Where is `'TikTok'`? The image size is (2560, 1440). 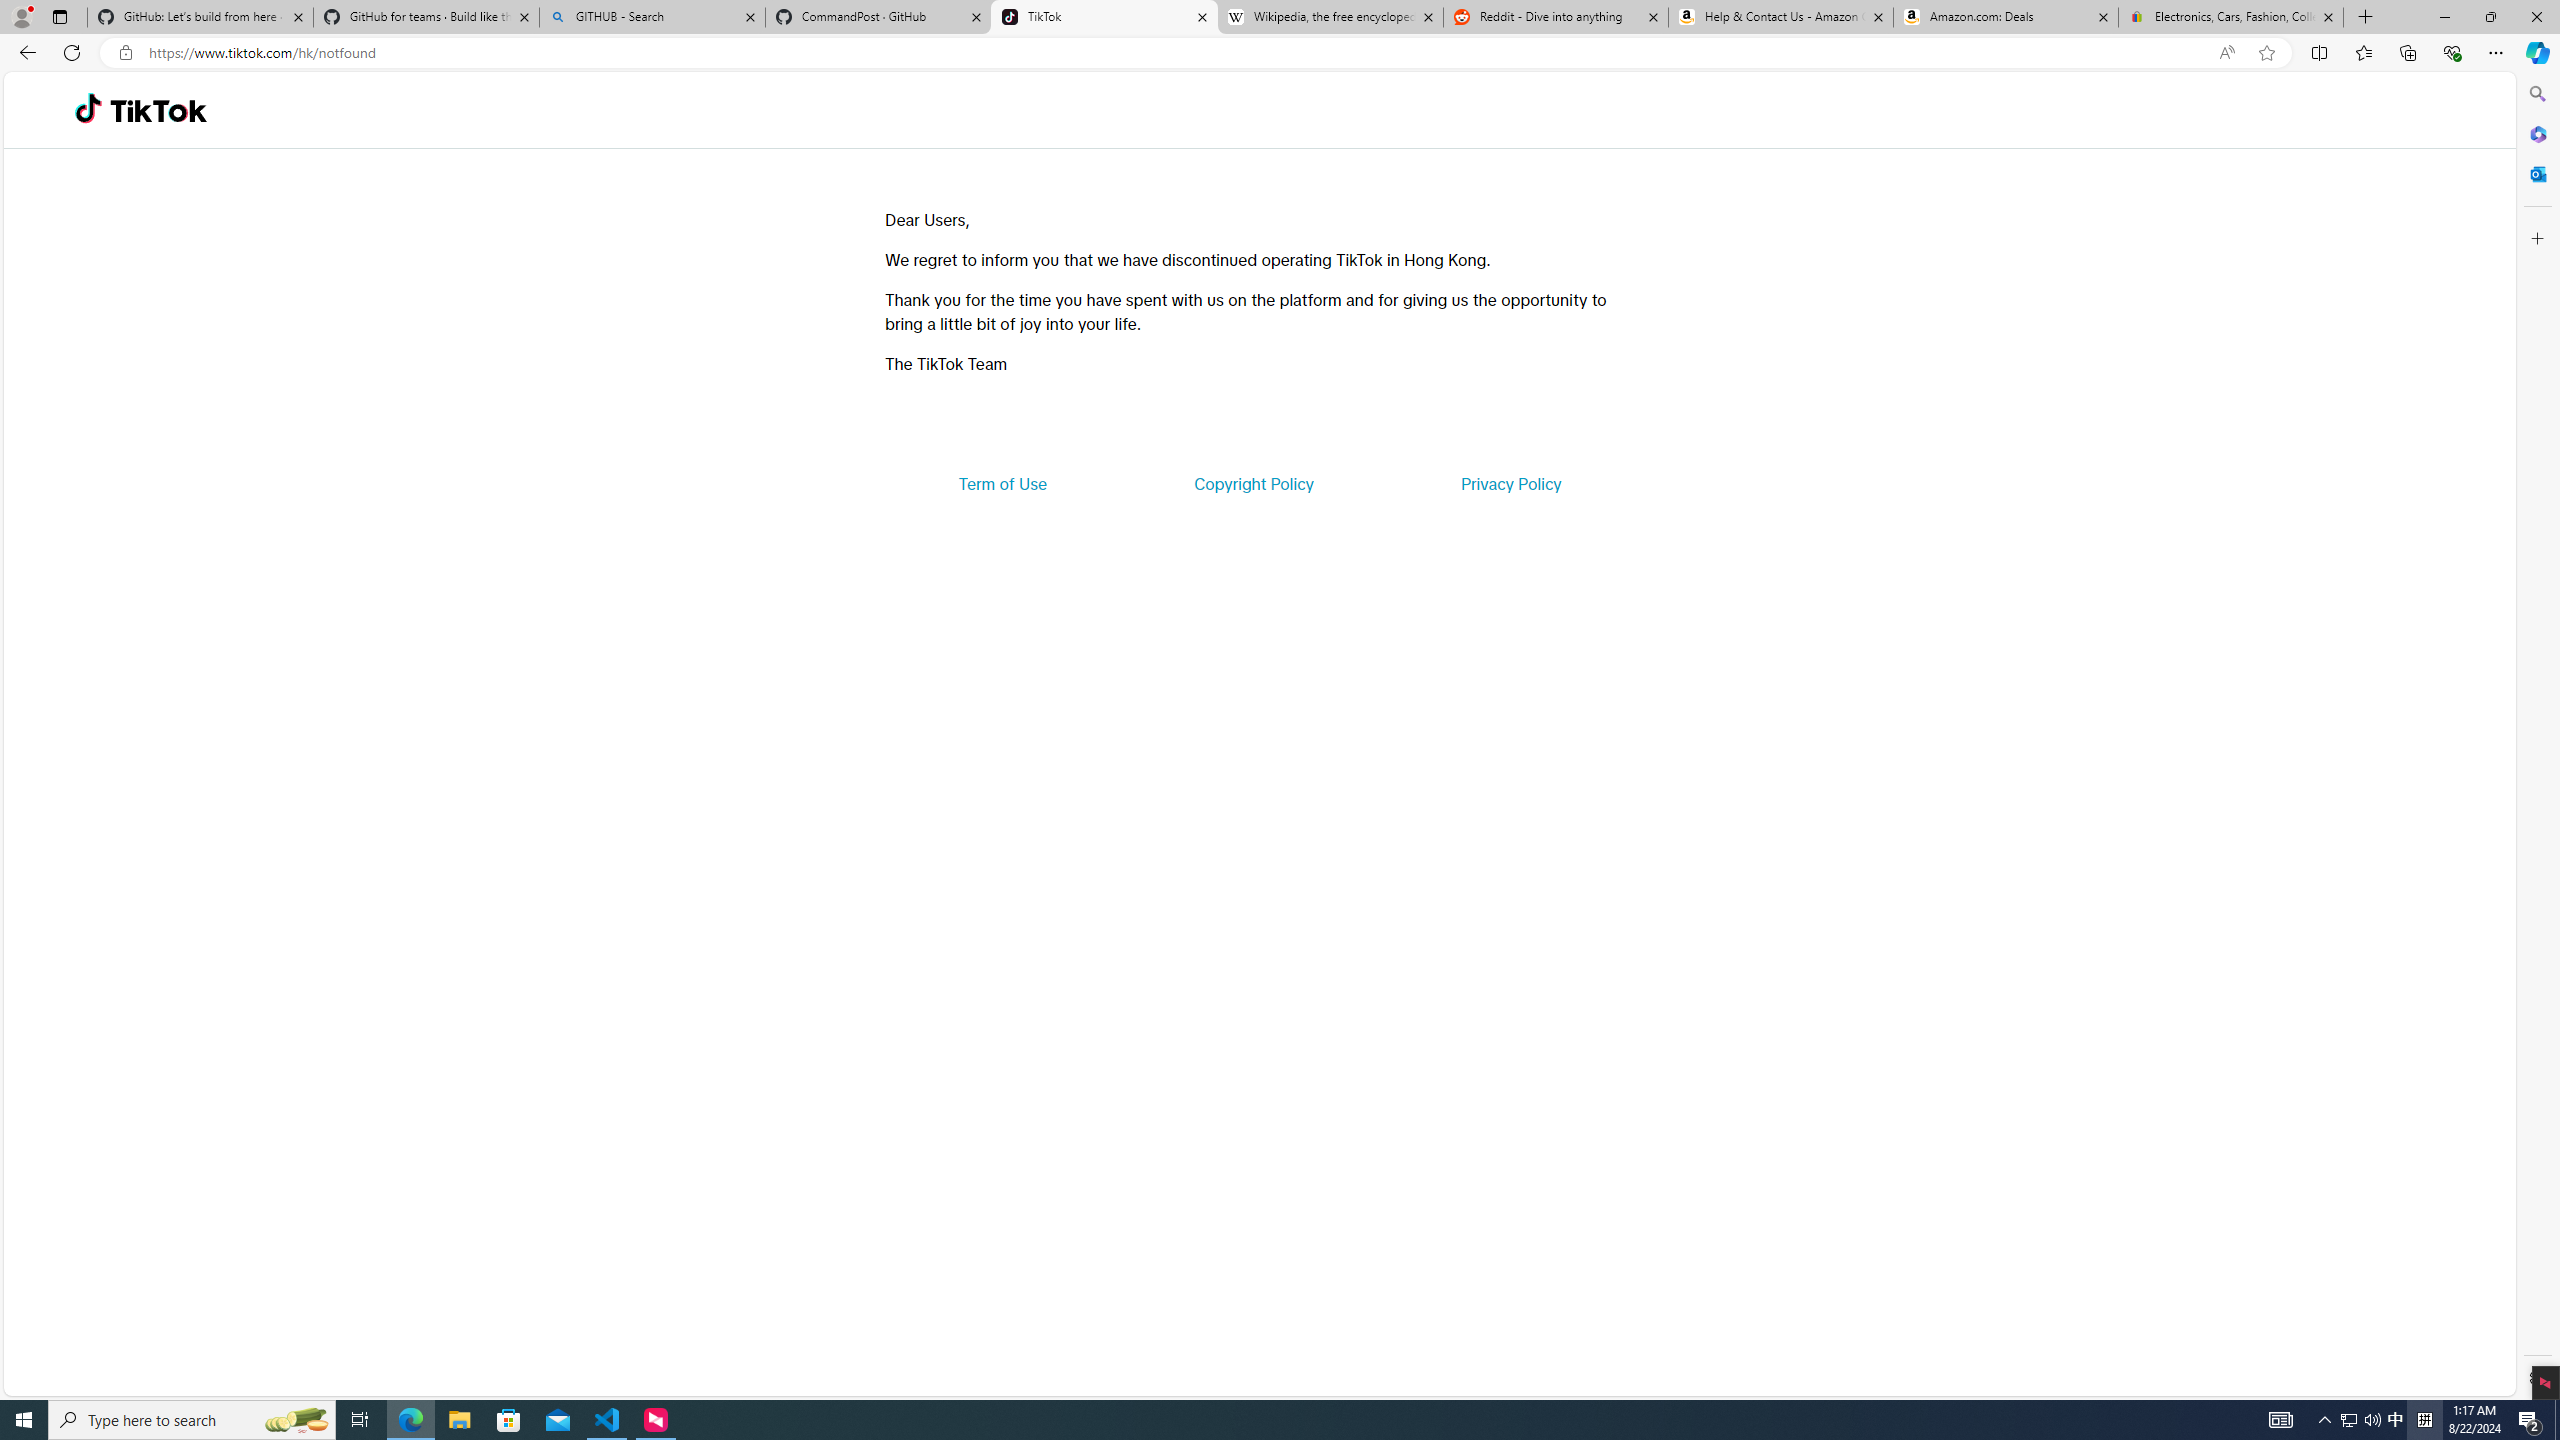
'TikTok' is located at coordinates (158, 110).